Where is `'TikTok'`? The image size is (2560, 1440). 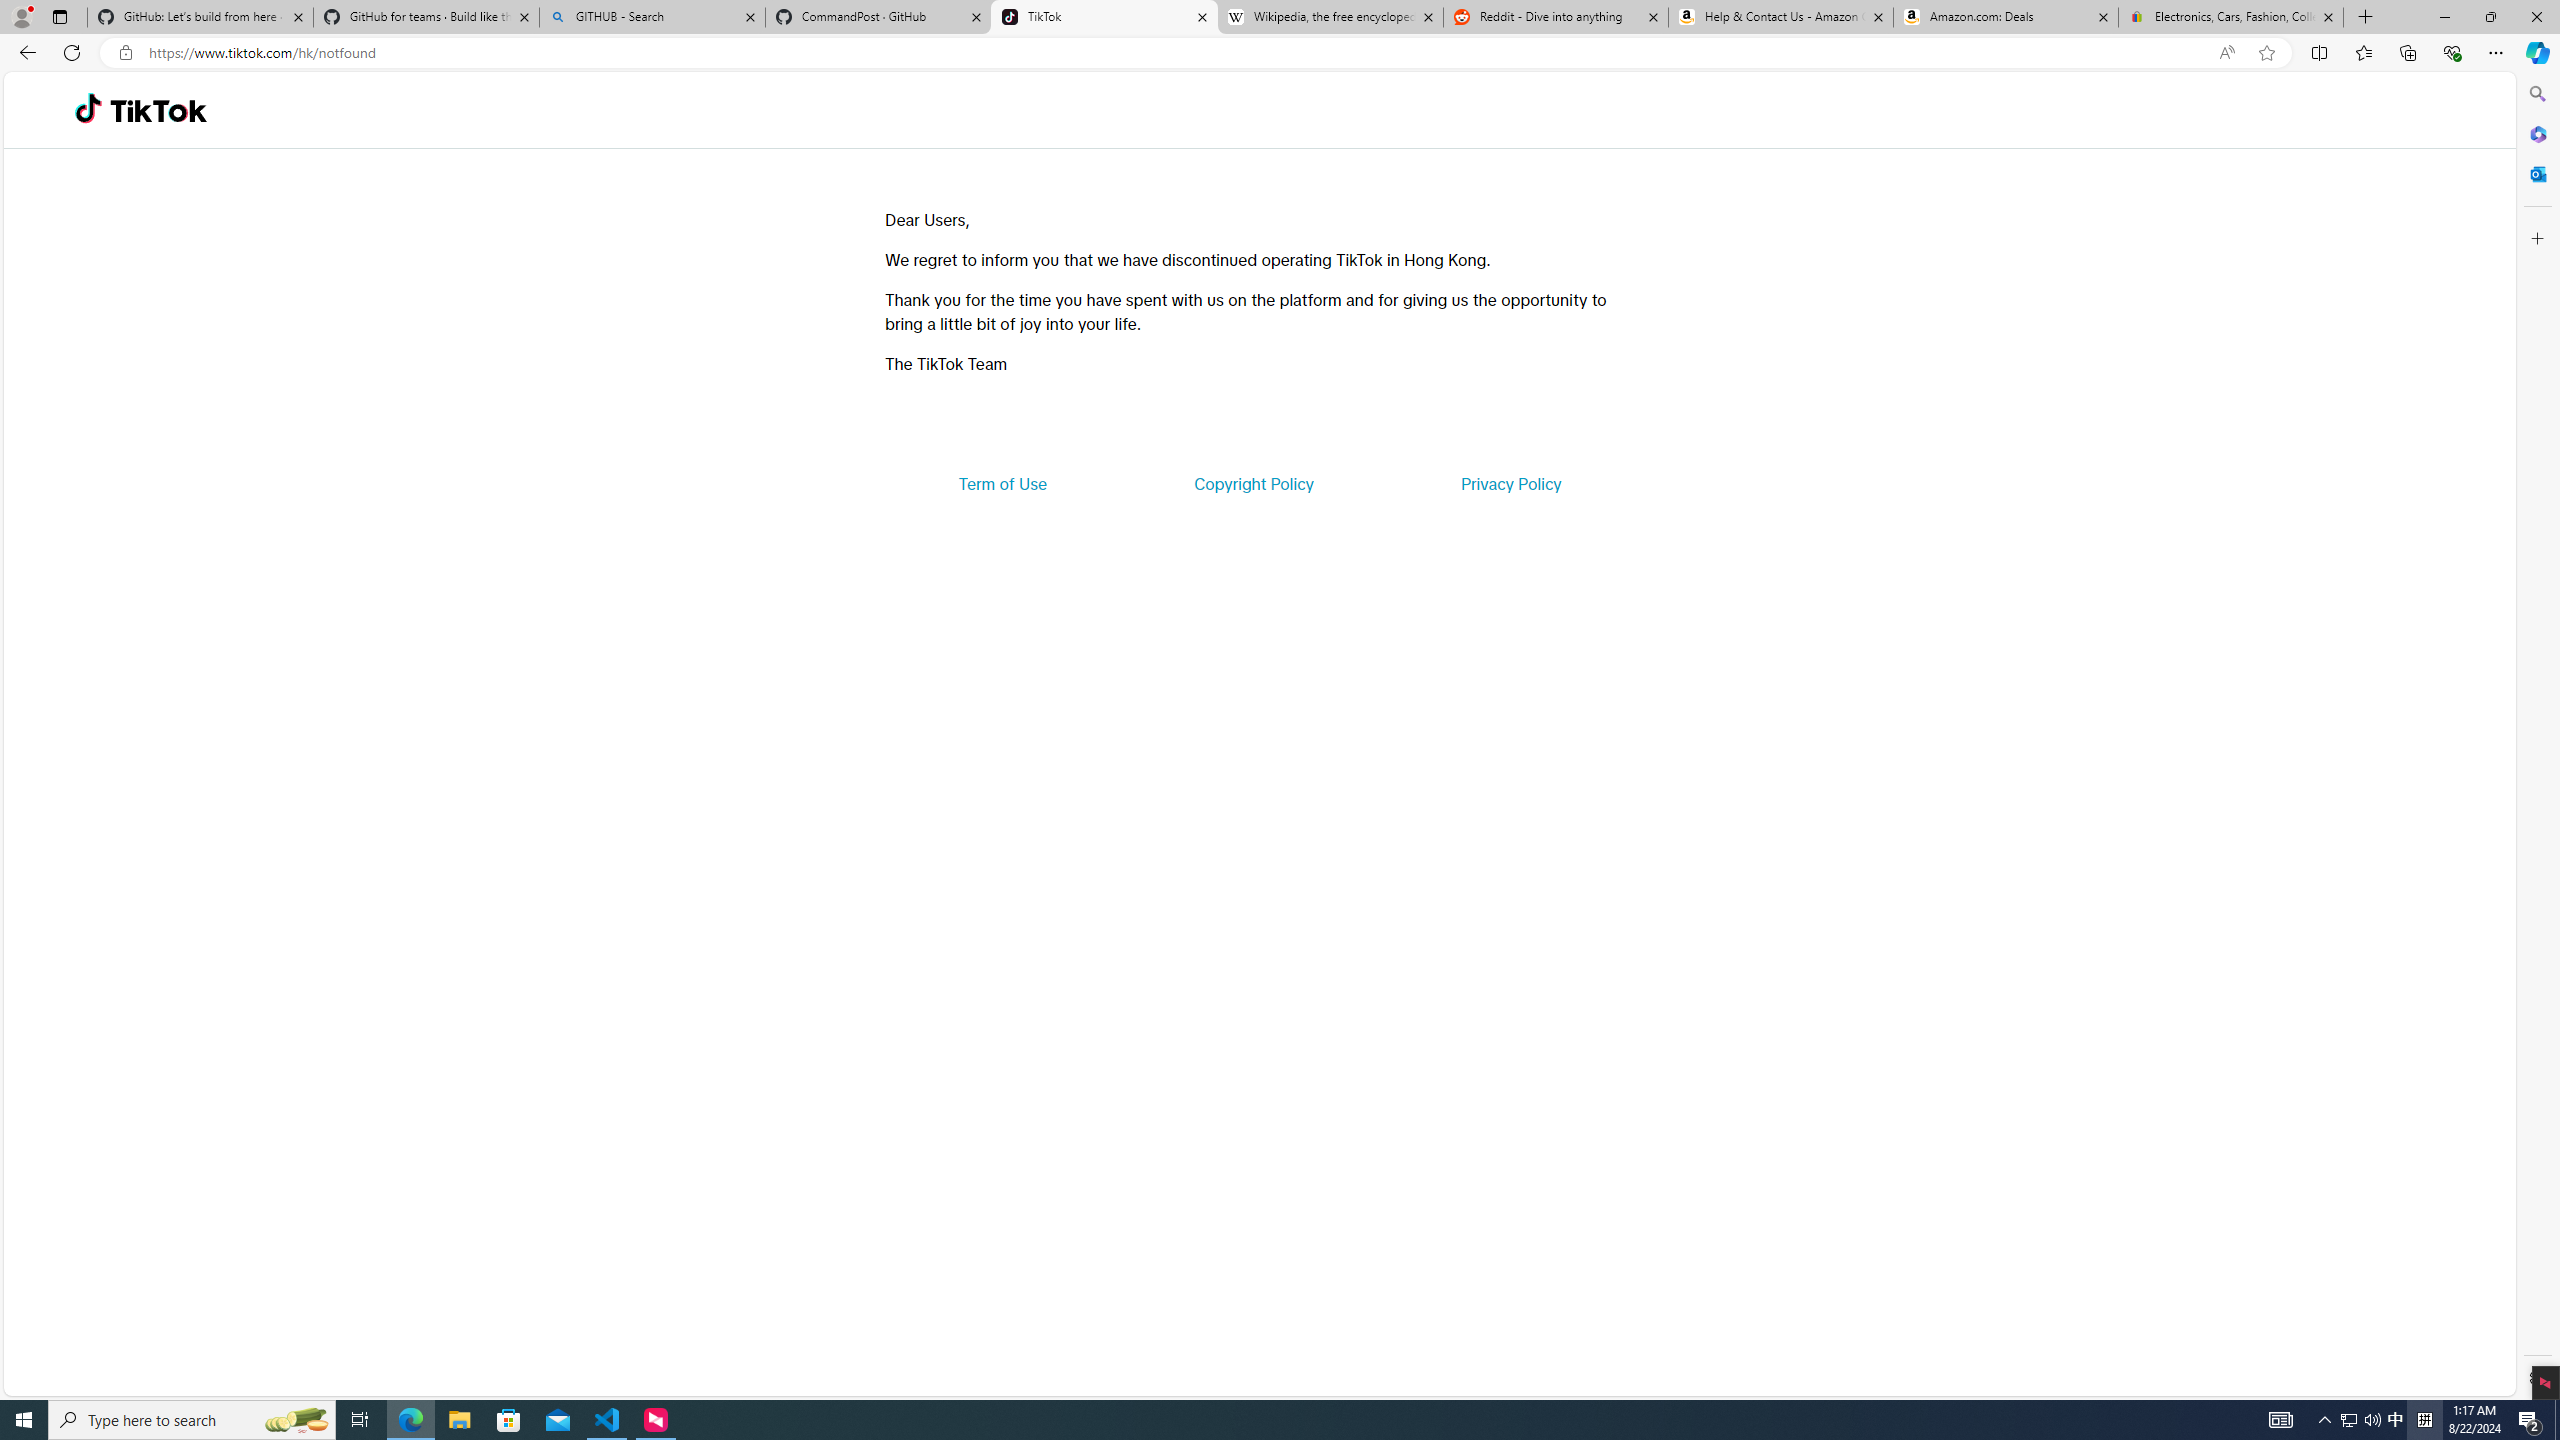
'TikTok' is located at coordinates (158, 110).